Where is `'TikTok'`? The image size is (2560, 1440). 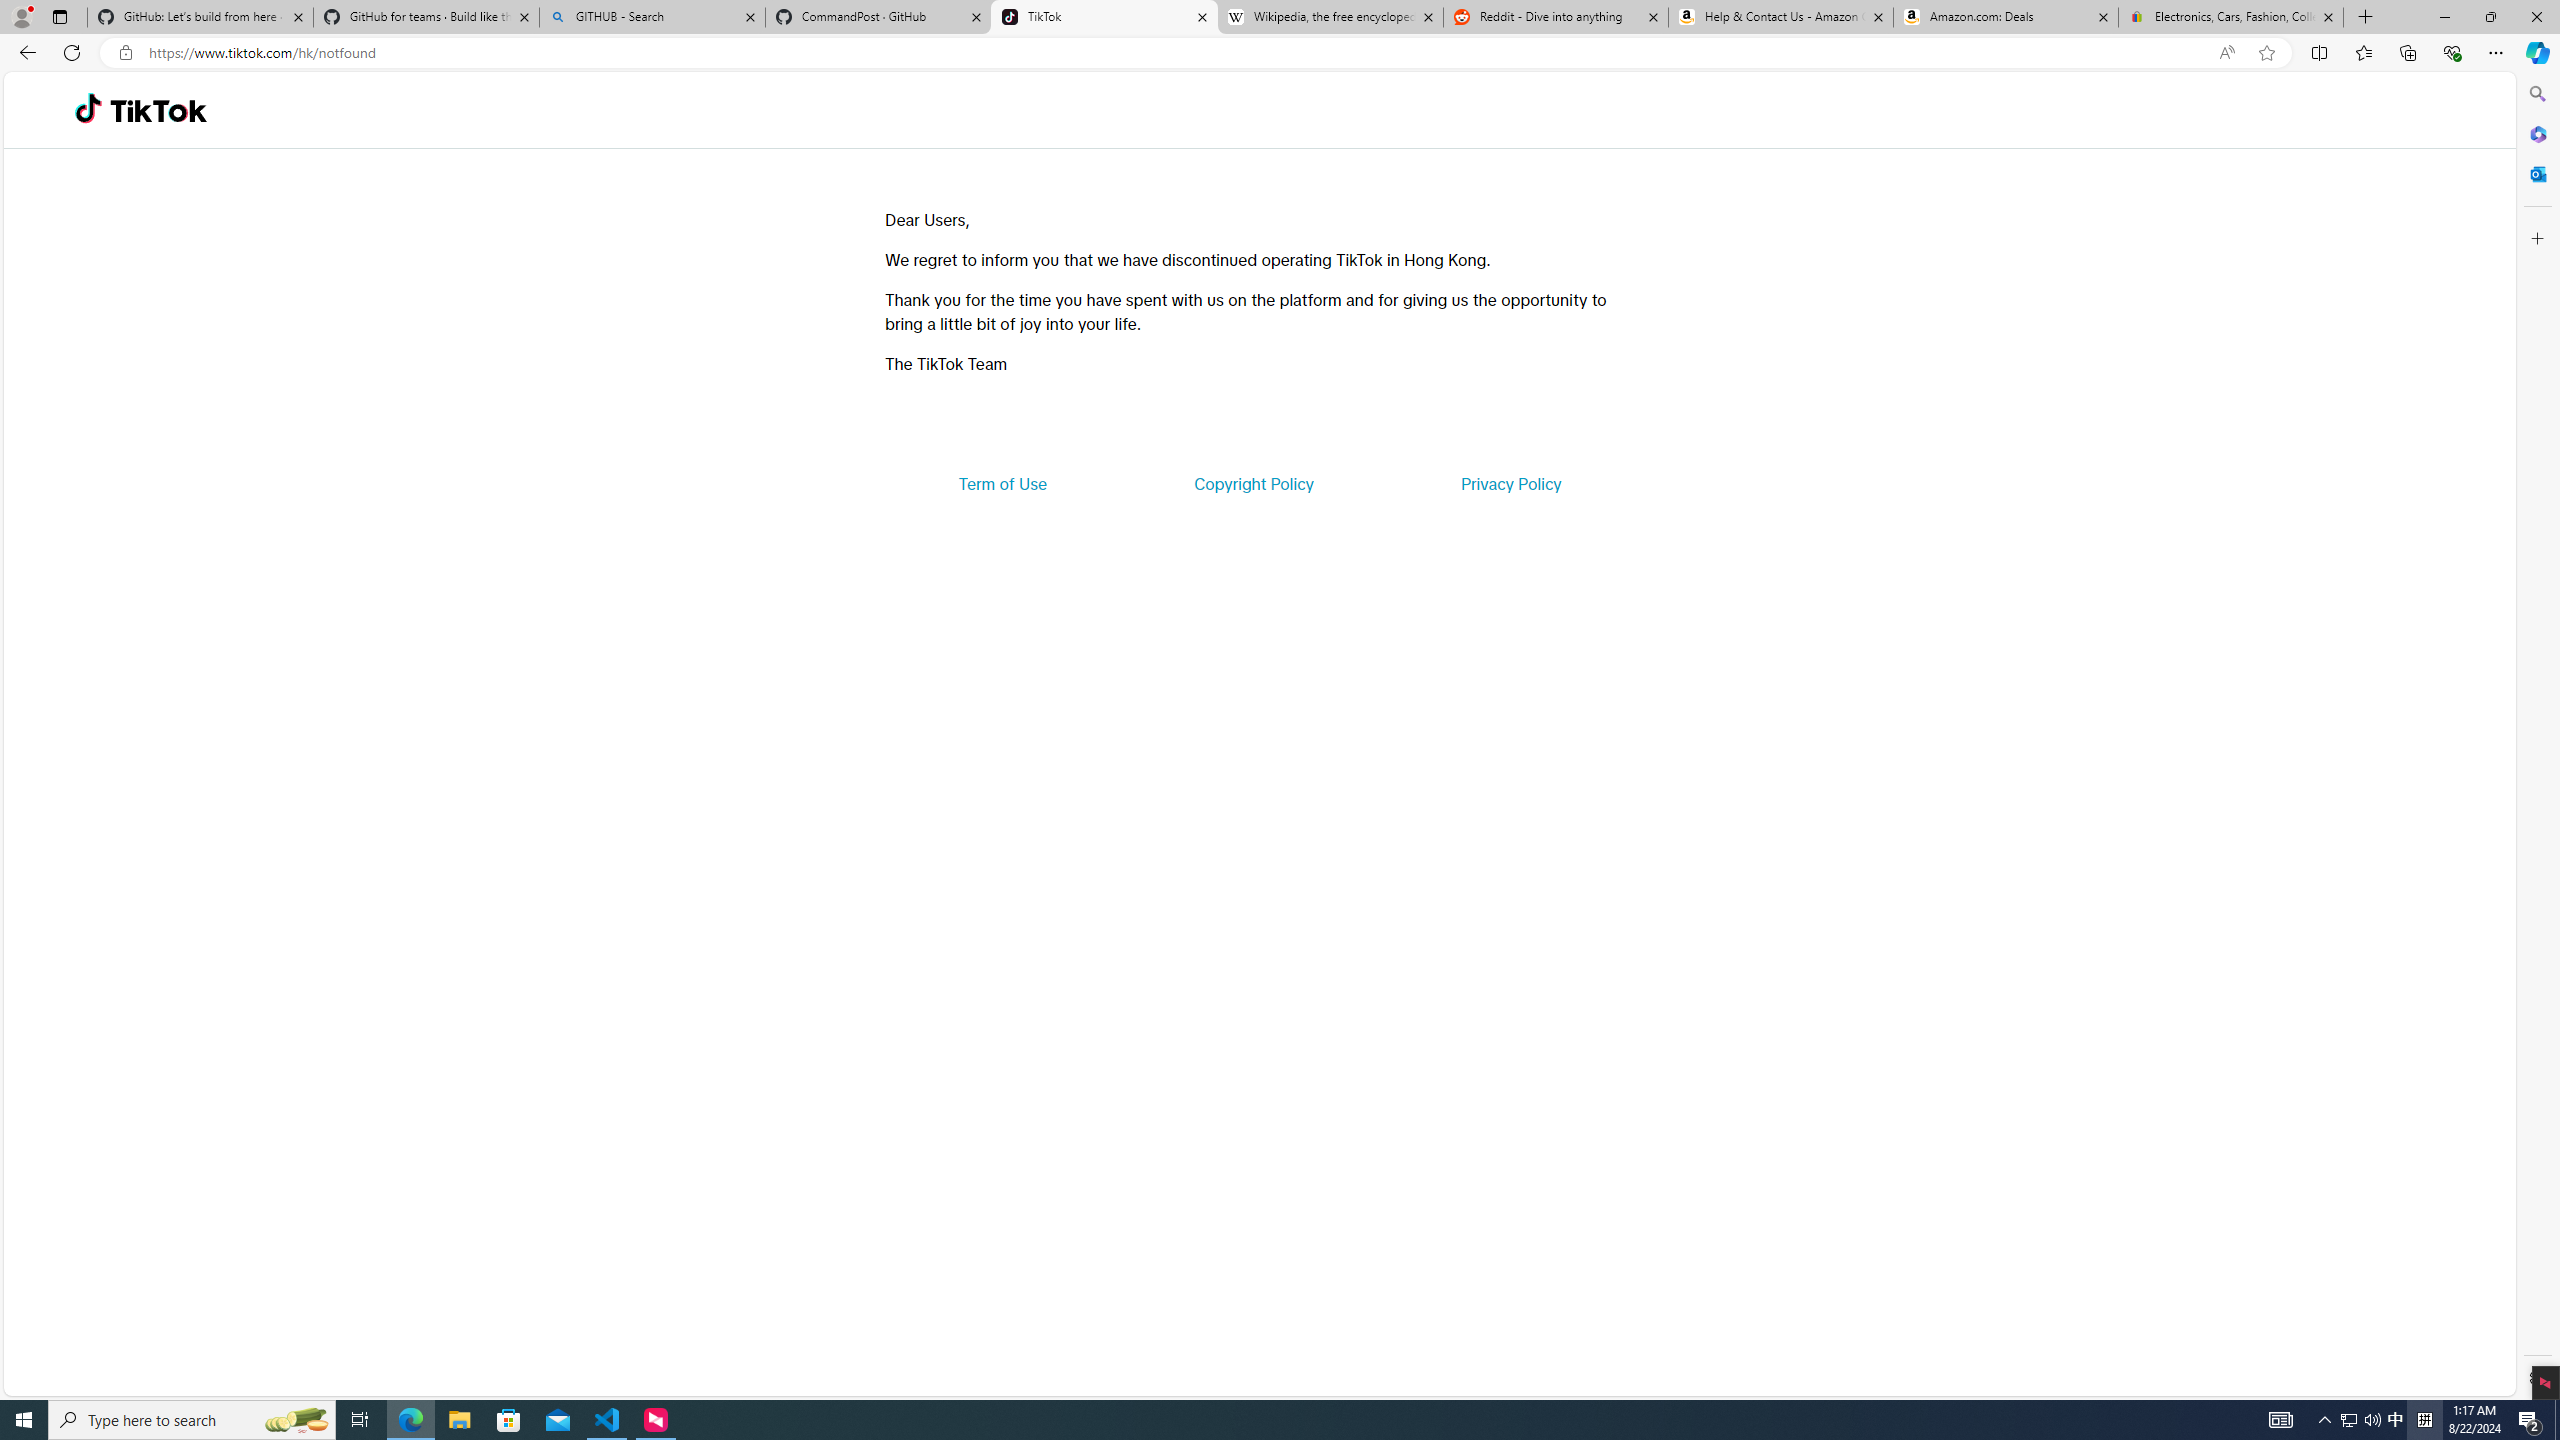
'TikTok' is located at coordinates (158, 110).